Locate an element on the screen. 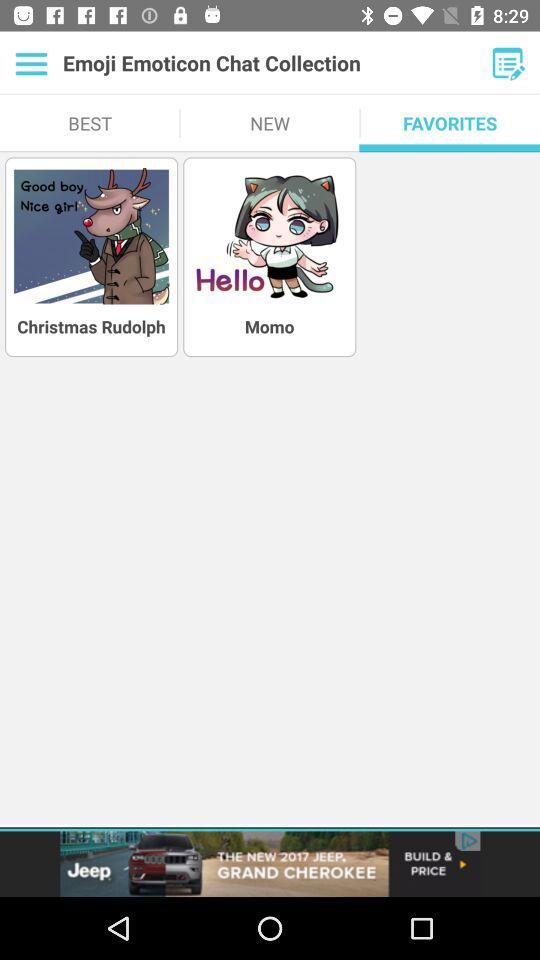 This screenshot has width=540, height=960. open menu is located at coordinates (508, 63).